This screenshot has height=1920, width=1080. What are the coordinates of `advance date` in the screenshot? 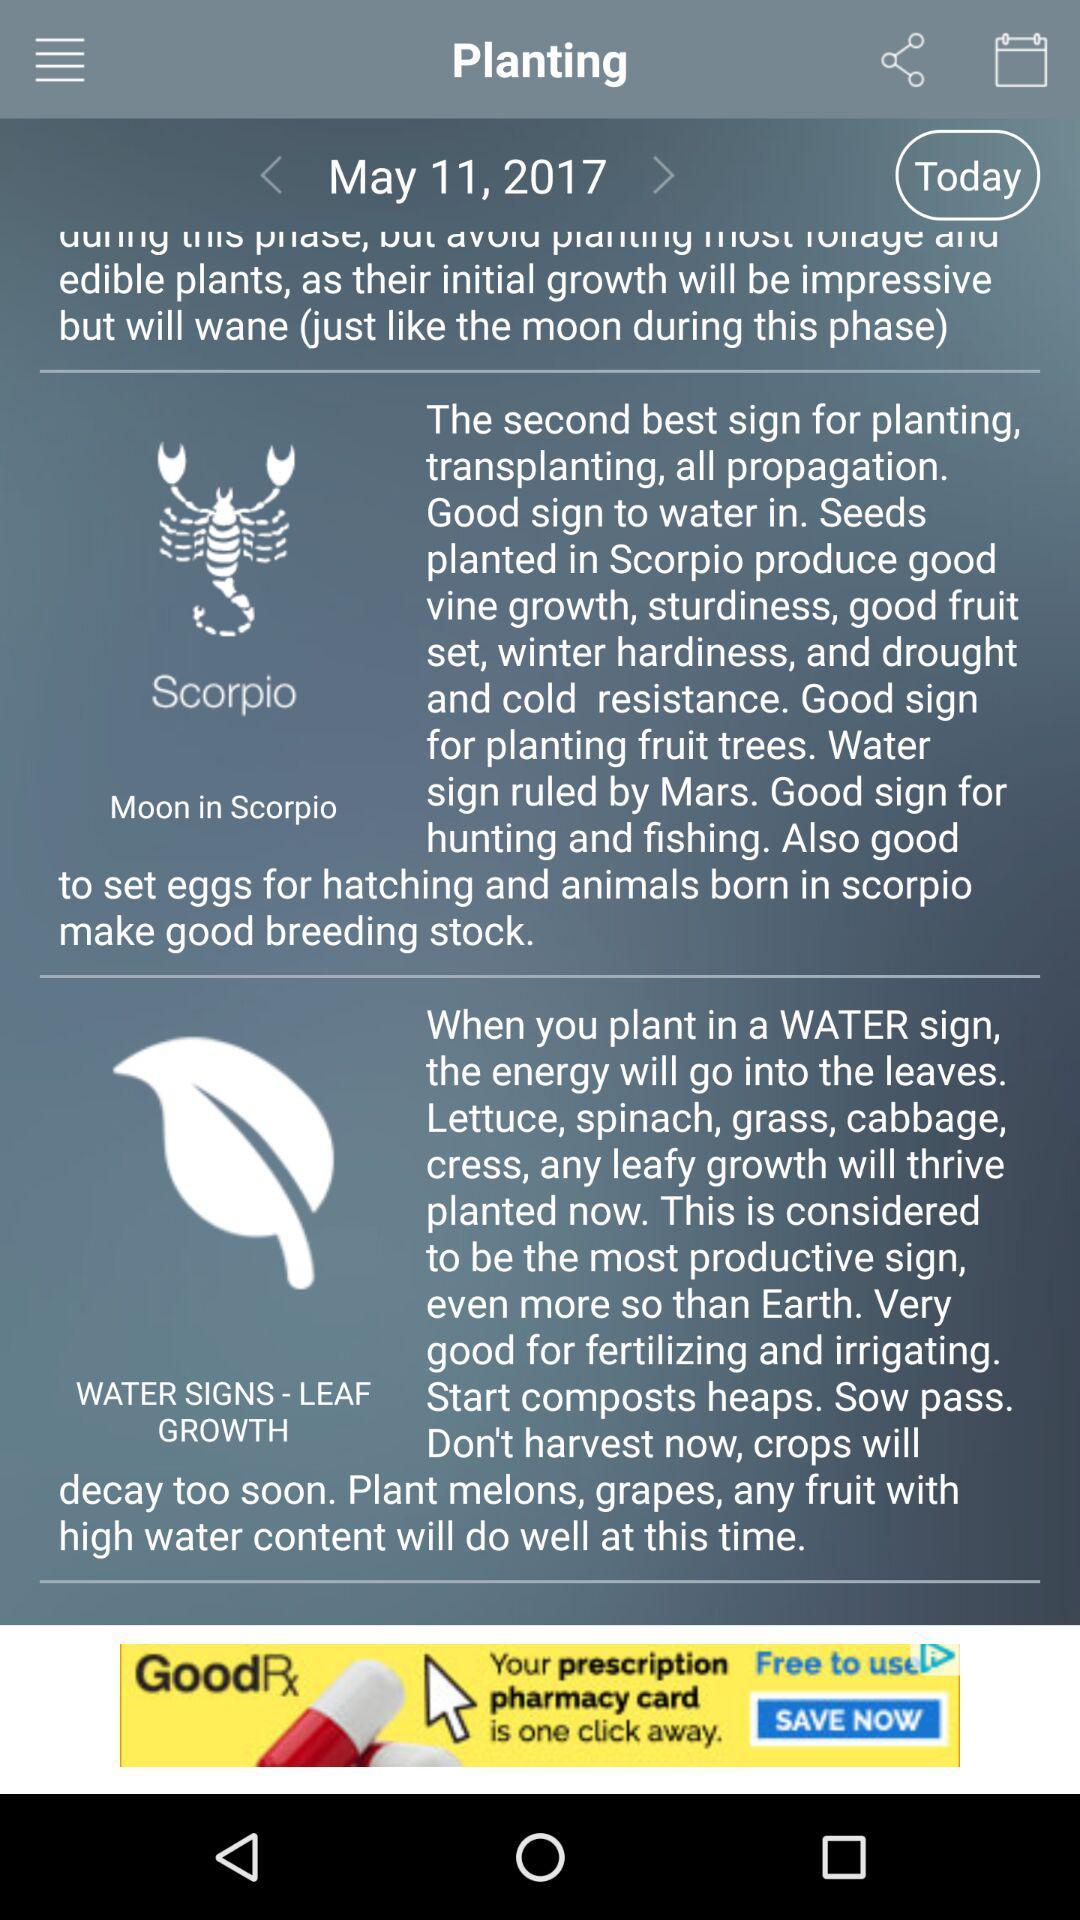 It's located at (664, 175).